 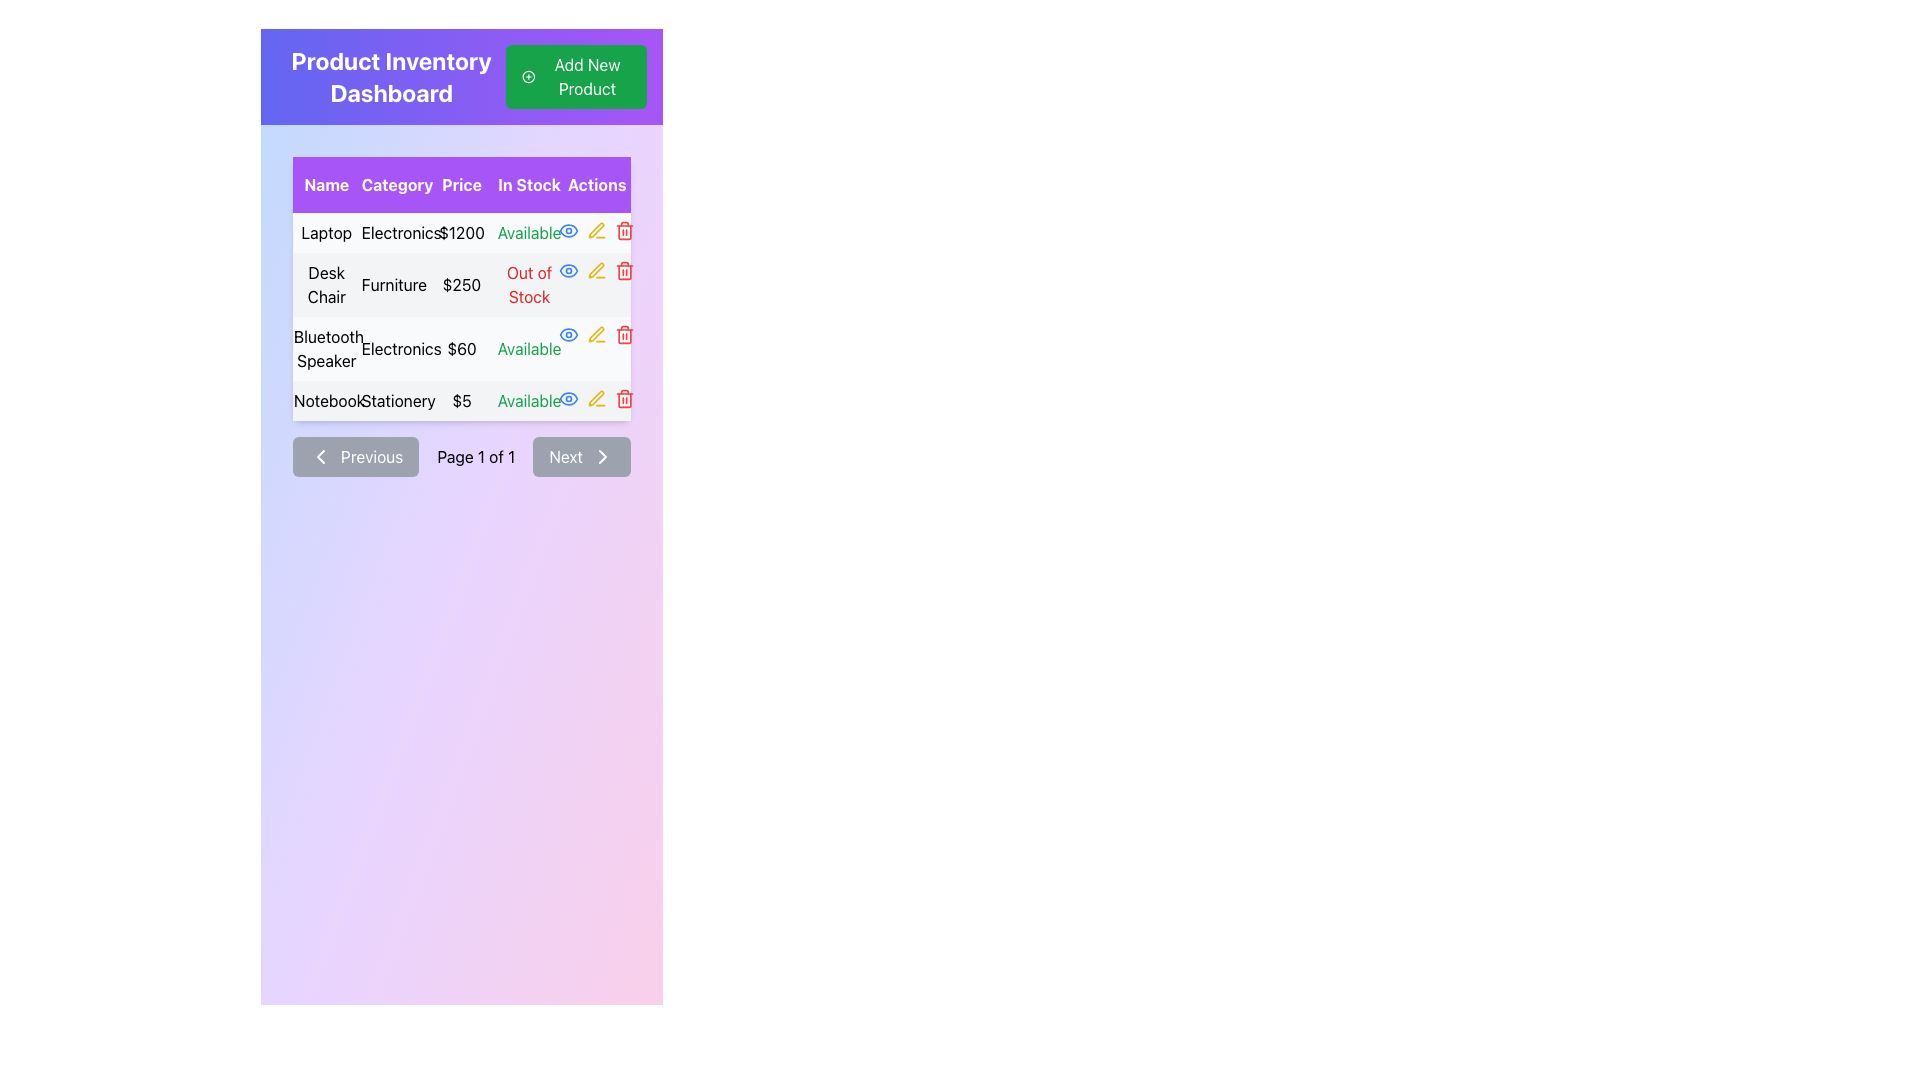 I want to click on the Table Header Row which displays the column headers: 'Name Category Price In Stock Actions' with a purple background and white text, so click(x=460, y=185).